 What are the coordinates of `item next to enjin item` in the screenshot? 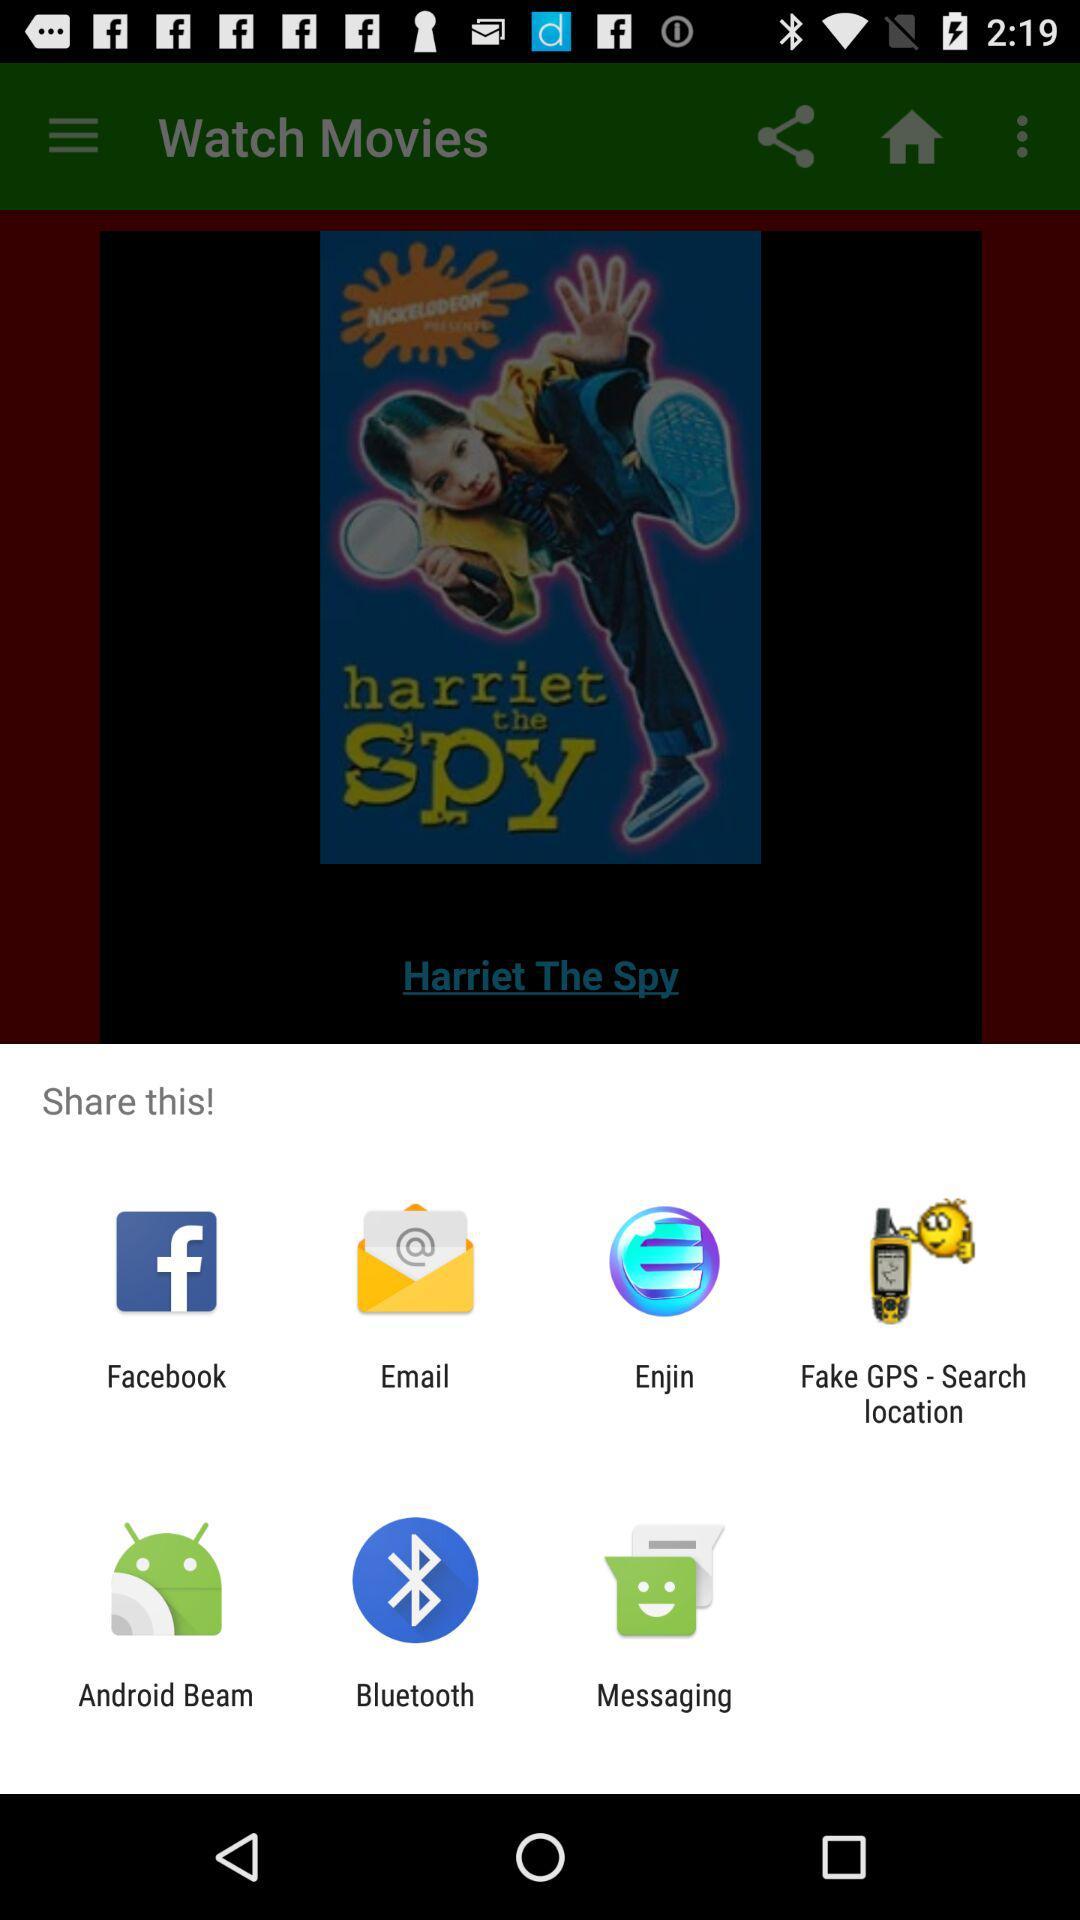 It's located at (913, 1392).